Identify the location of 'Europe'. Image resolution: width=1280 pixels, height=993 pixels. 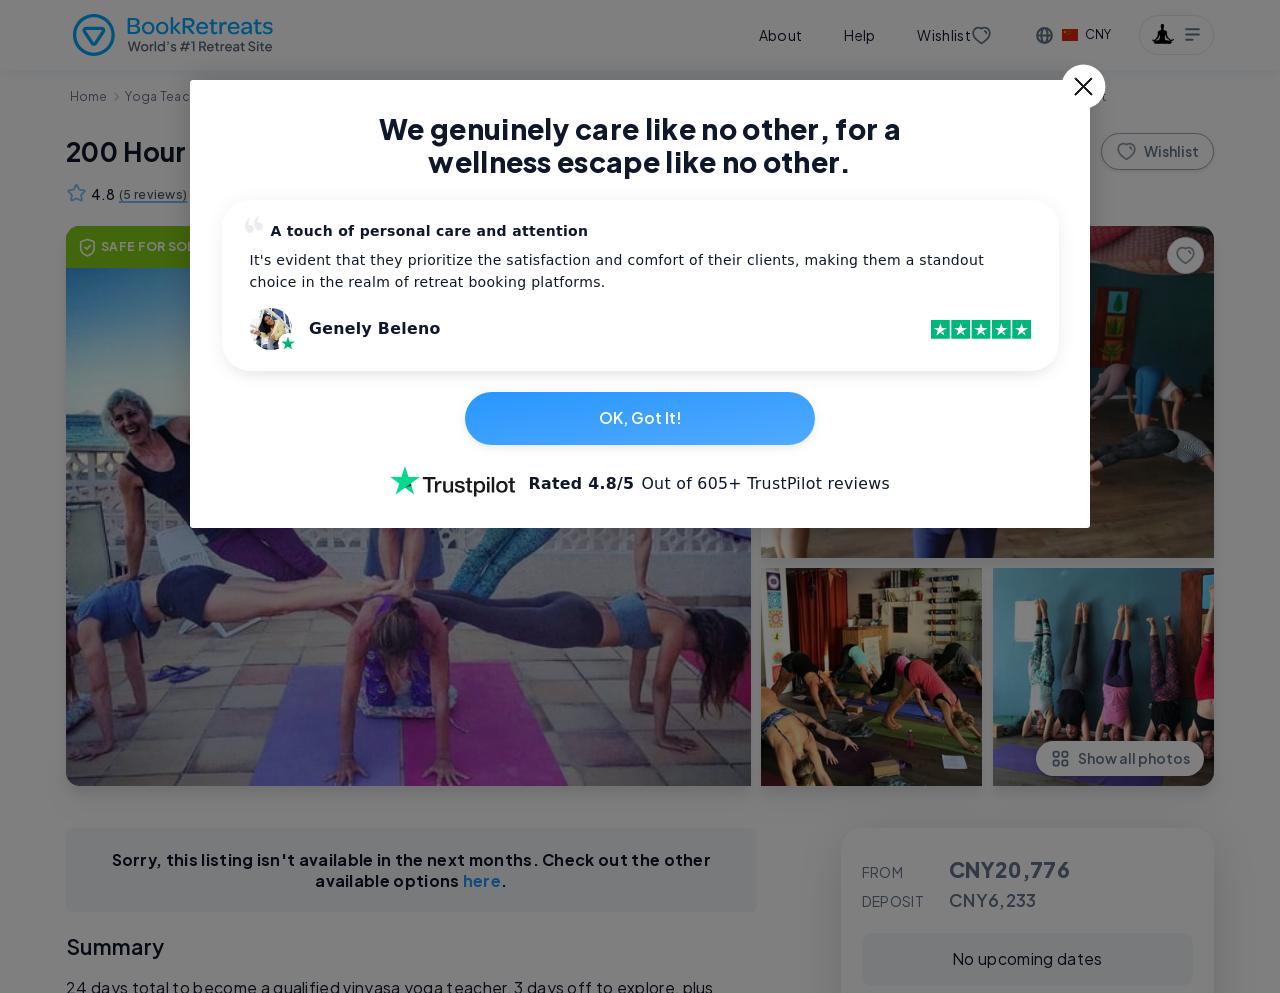
(300, 95).